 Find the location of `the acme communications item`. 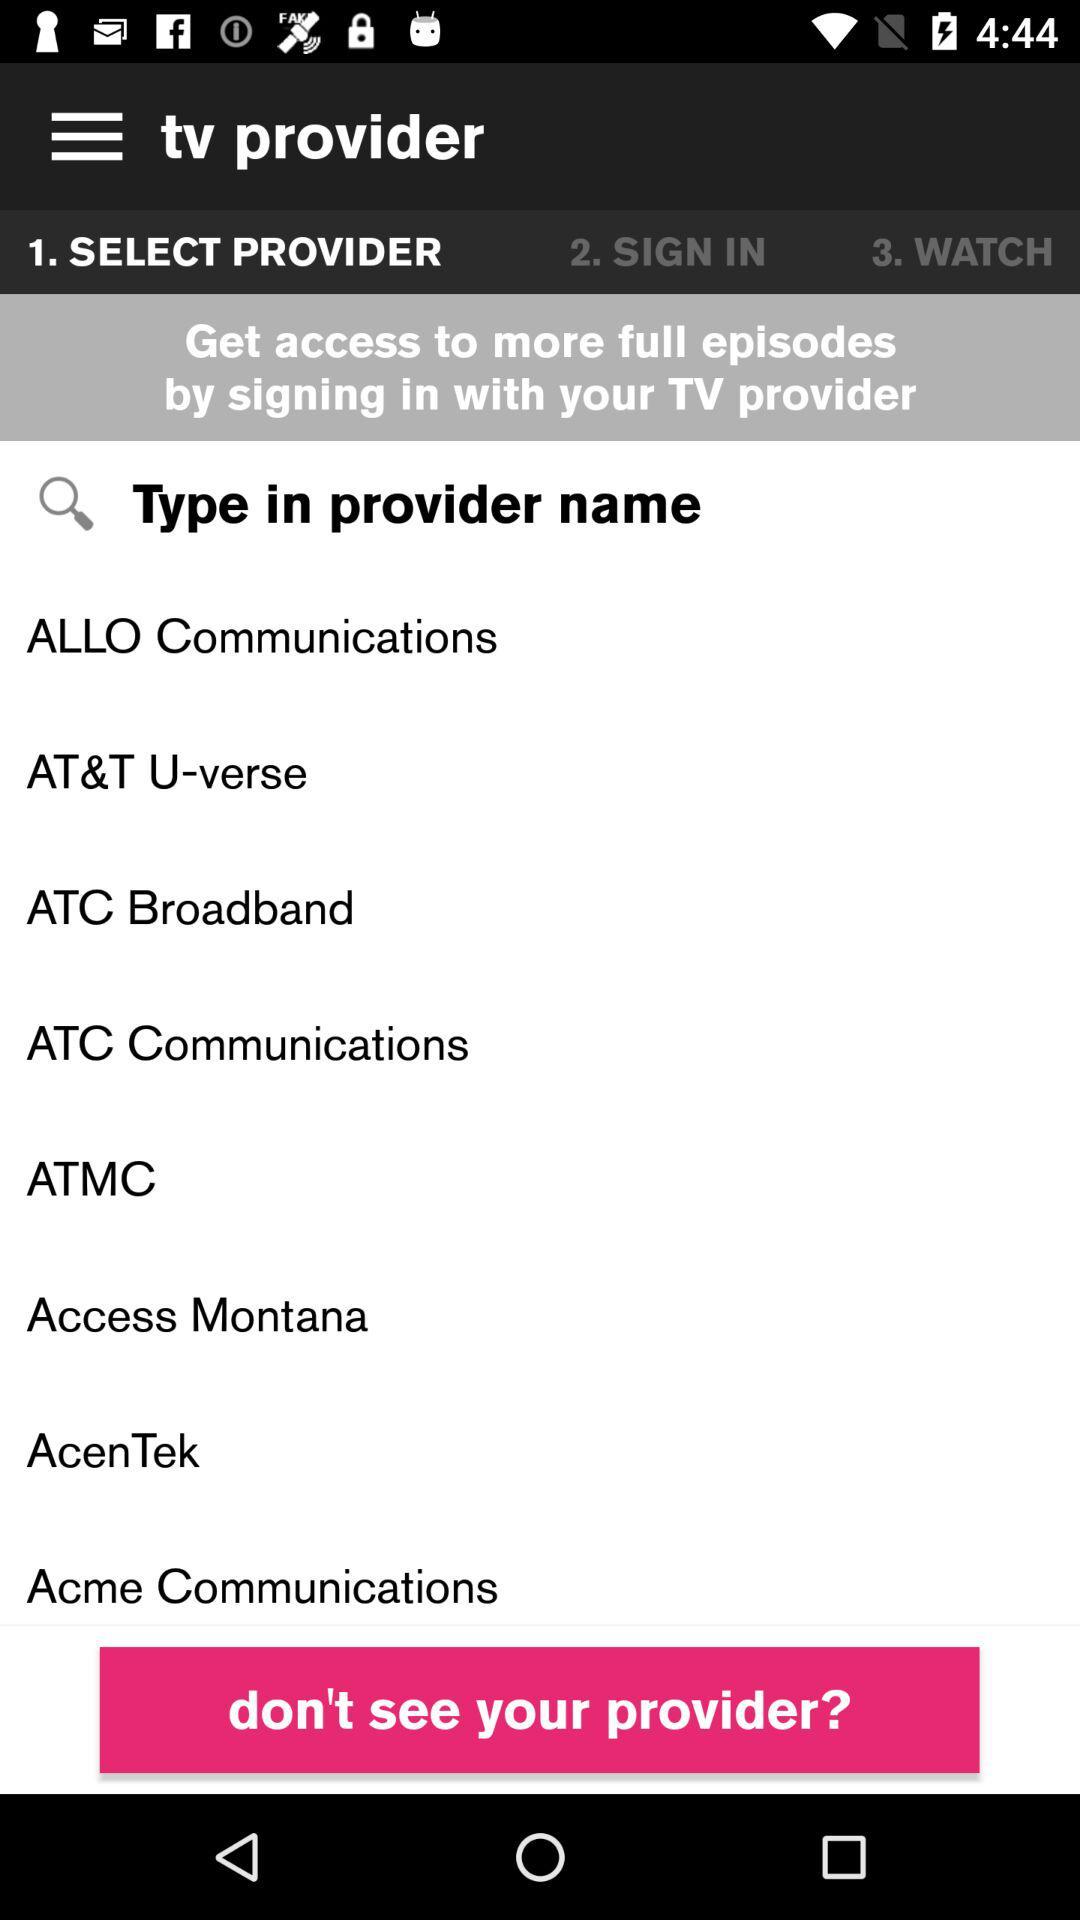

the acme communications item is located at coordinates (540, 1570).